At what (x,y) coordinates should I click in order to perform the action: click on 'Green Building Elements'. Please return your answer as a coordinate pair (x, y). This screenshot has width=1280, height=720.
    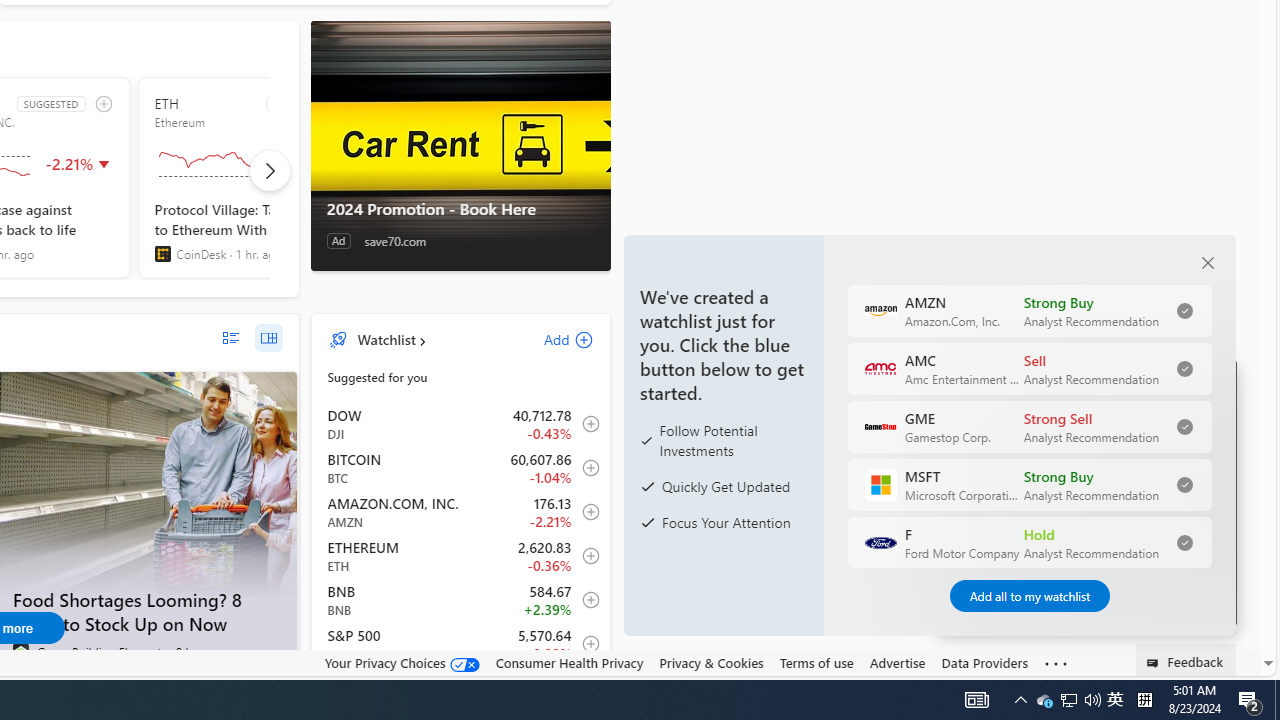
    Looking at the image, I should click on (20, 651).